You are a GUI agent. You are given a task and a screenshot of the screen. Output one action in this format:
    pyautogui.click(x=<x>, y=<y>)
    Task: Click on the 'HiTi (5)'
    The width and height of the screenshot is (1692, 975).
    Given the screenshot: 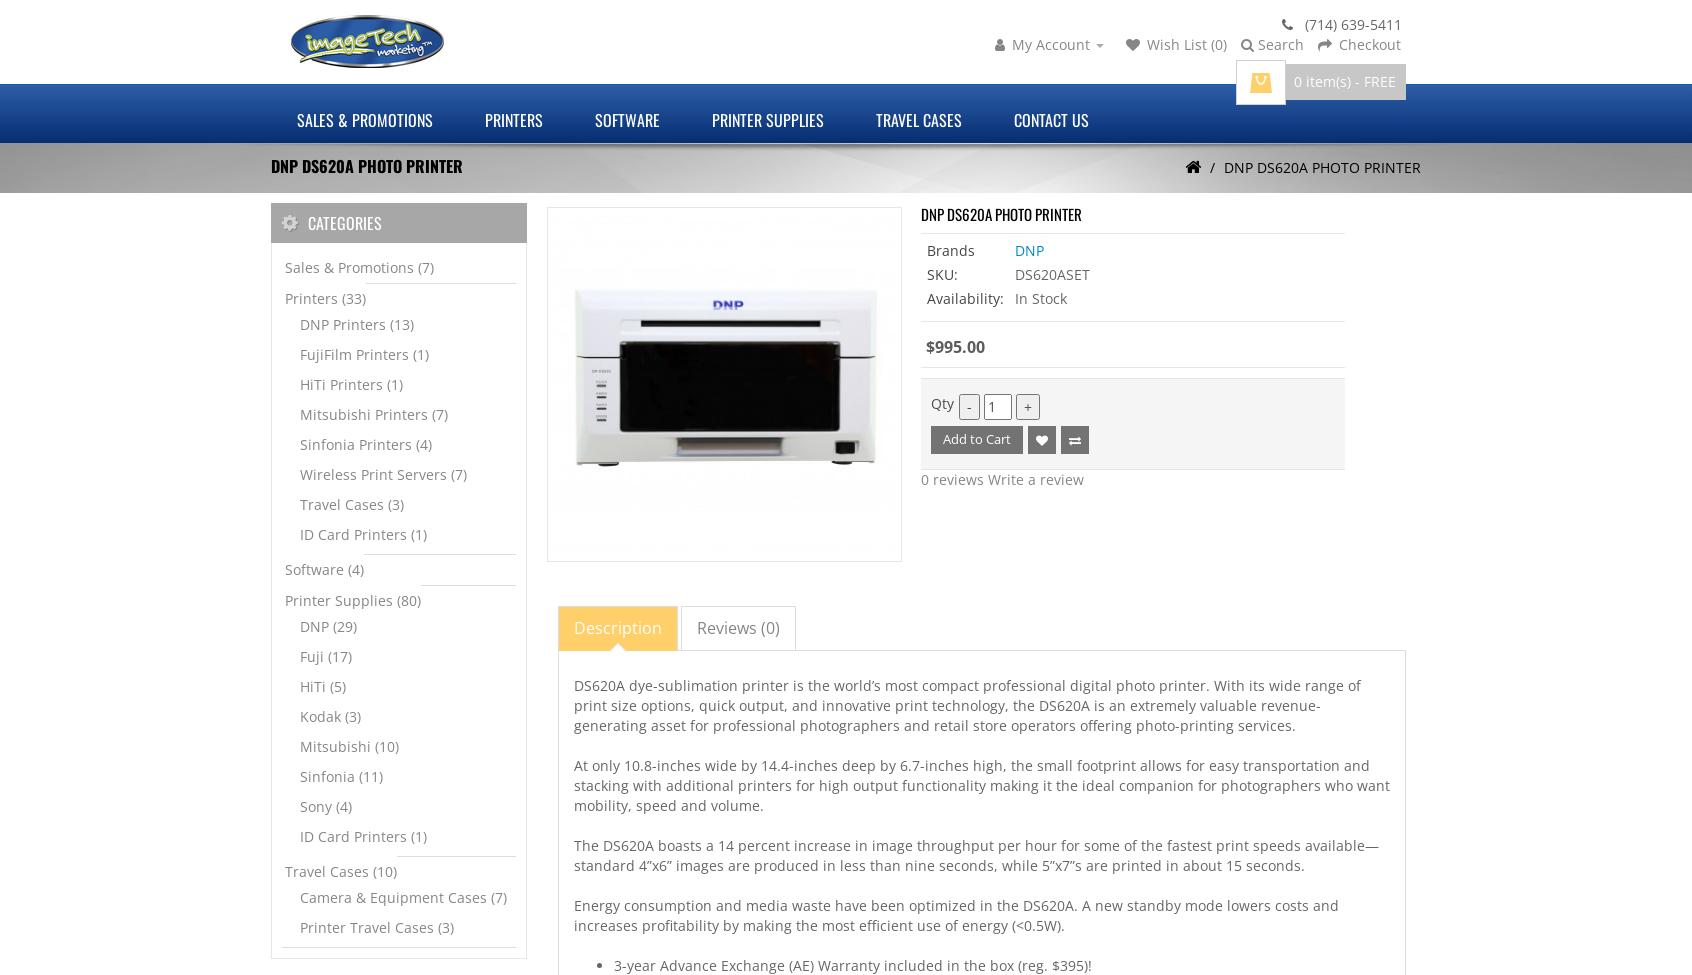 What is the action you would take?
    pyautogui.click(x=298, y=685)
    